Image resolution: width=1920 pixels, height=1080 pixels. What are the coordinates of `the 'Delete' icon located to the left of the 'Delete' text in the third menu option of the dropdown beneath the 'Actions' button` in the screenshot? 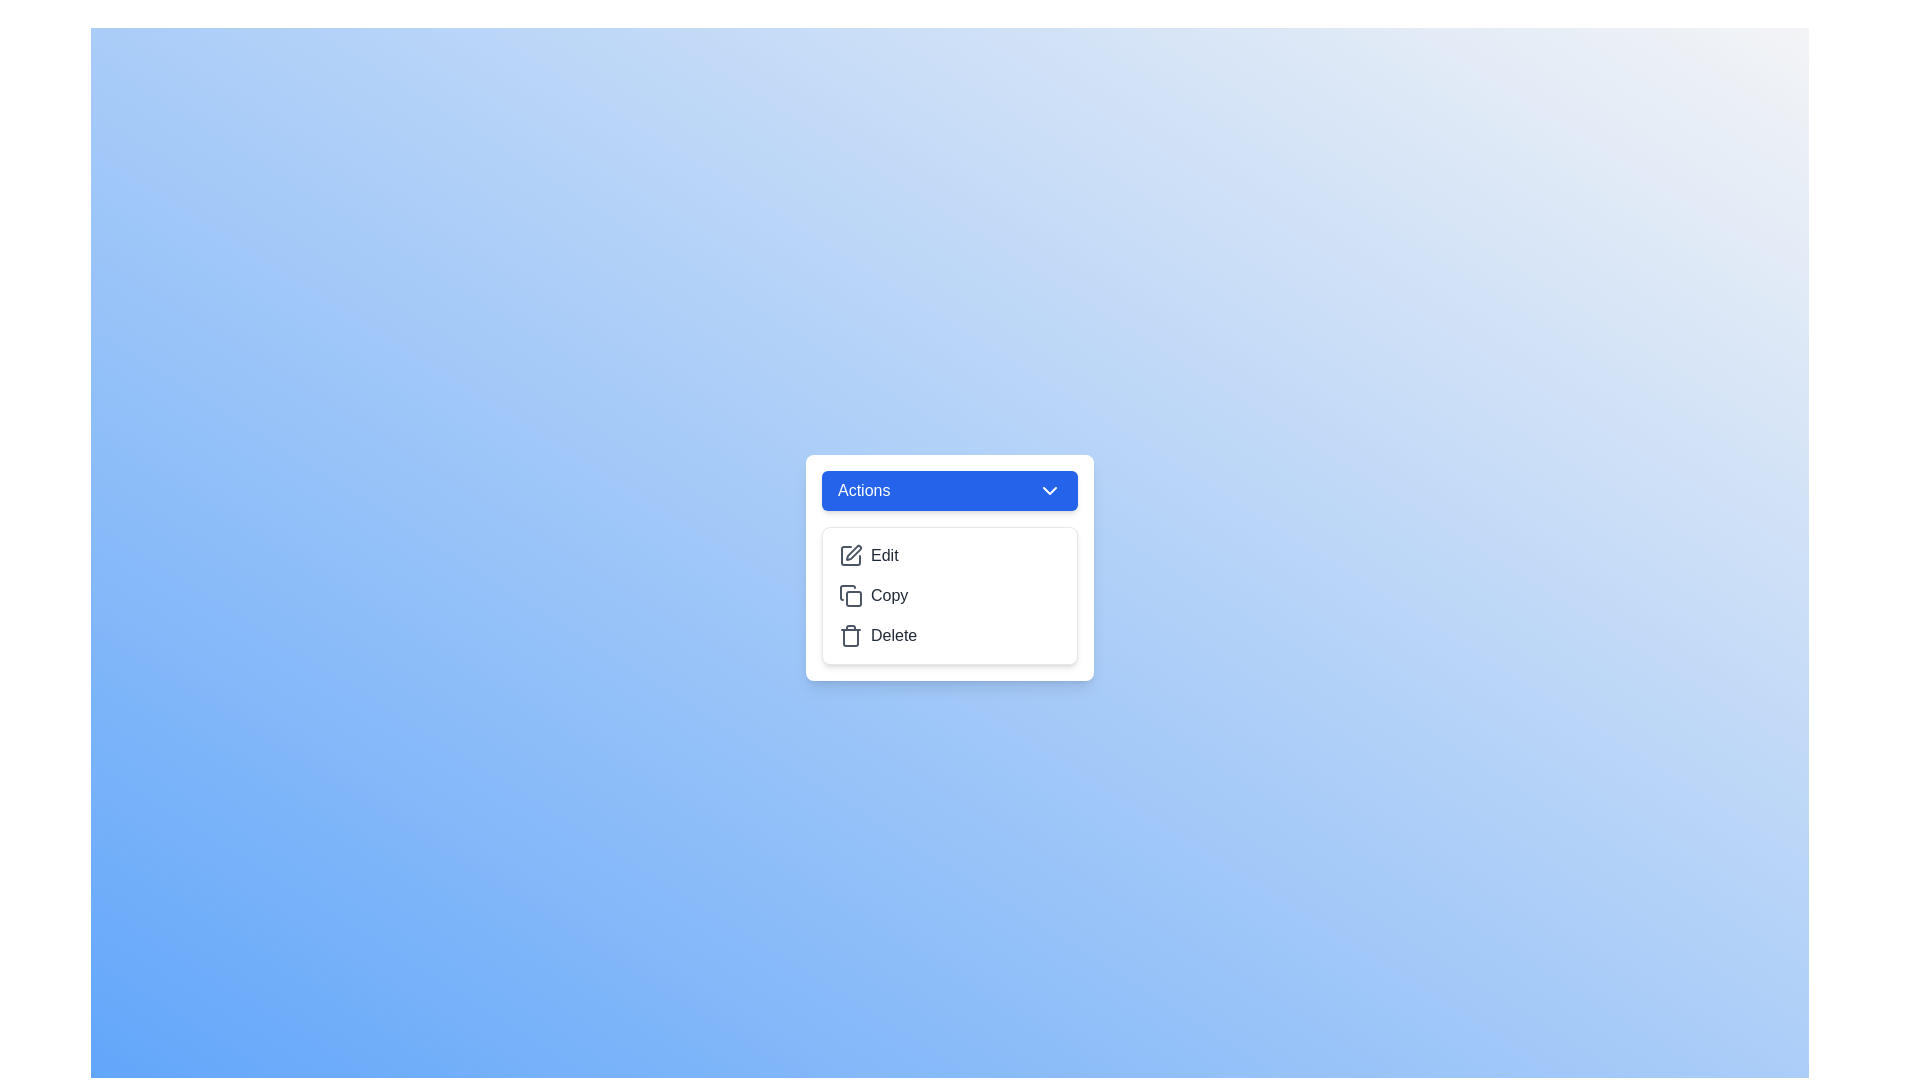 It's located at (850, 636).